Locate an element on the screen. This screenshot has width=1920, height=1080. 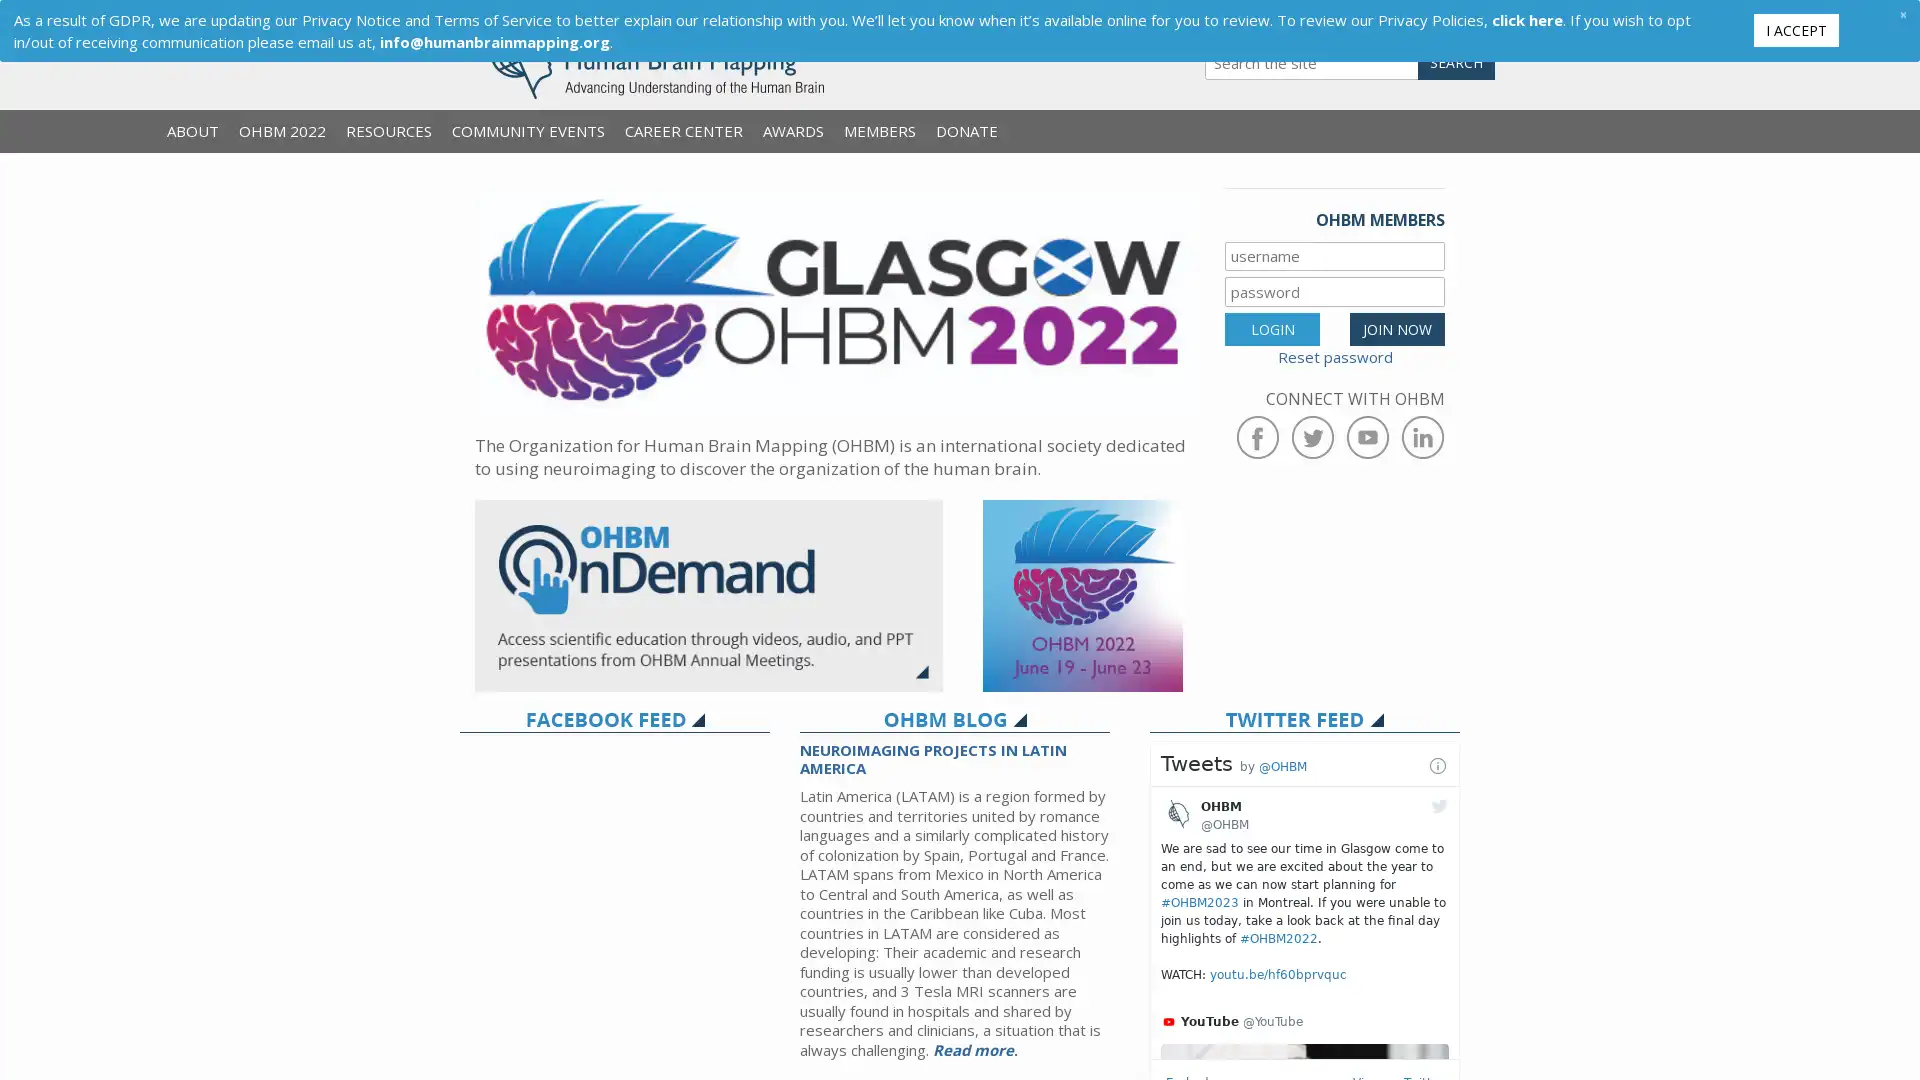
Previous is located at coordinates (528, 300).